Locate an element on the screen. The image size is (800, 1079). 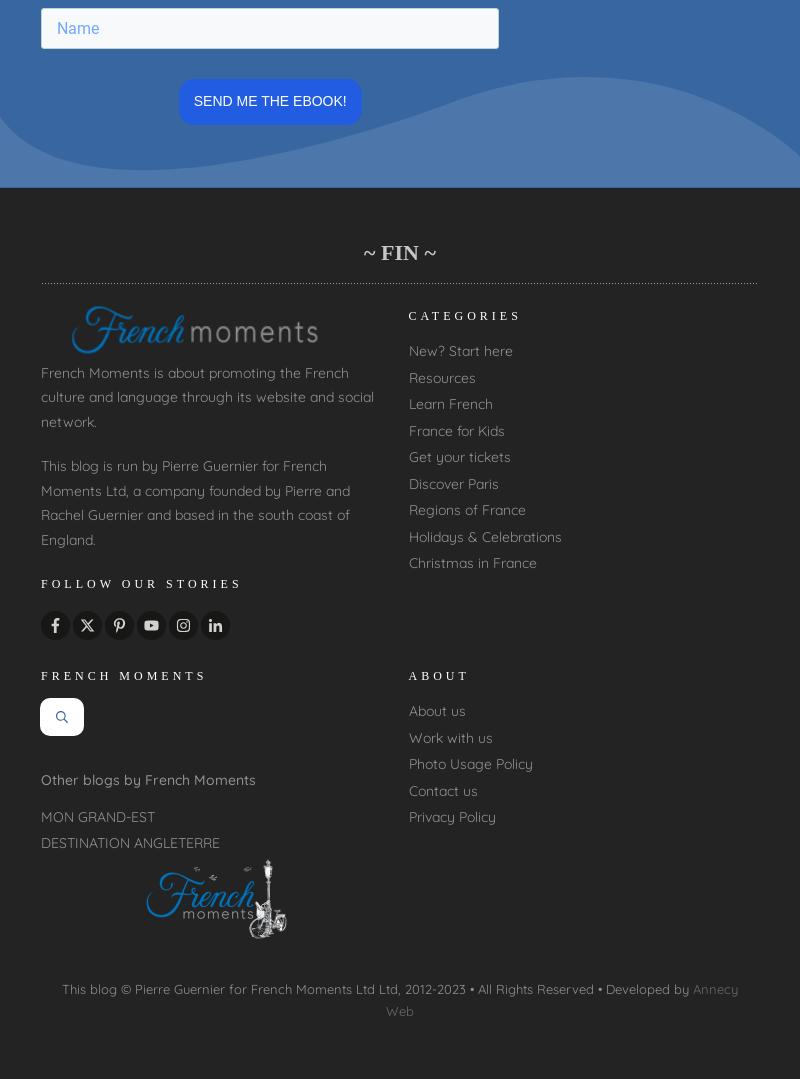
'Resources' is located at coordinates (440, 376).